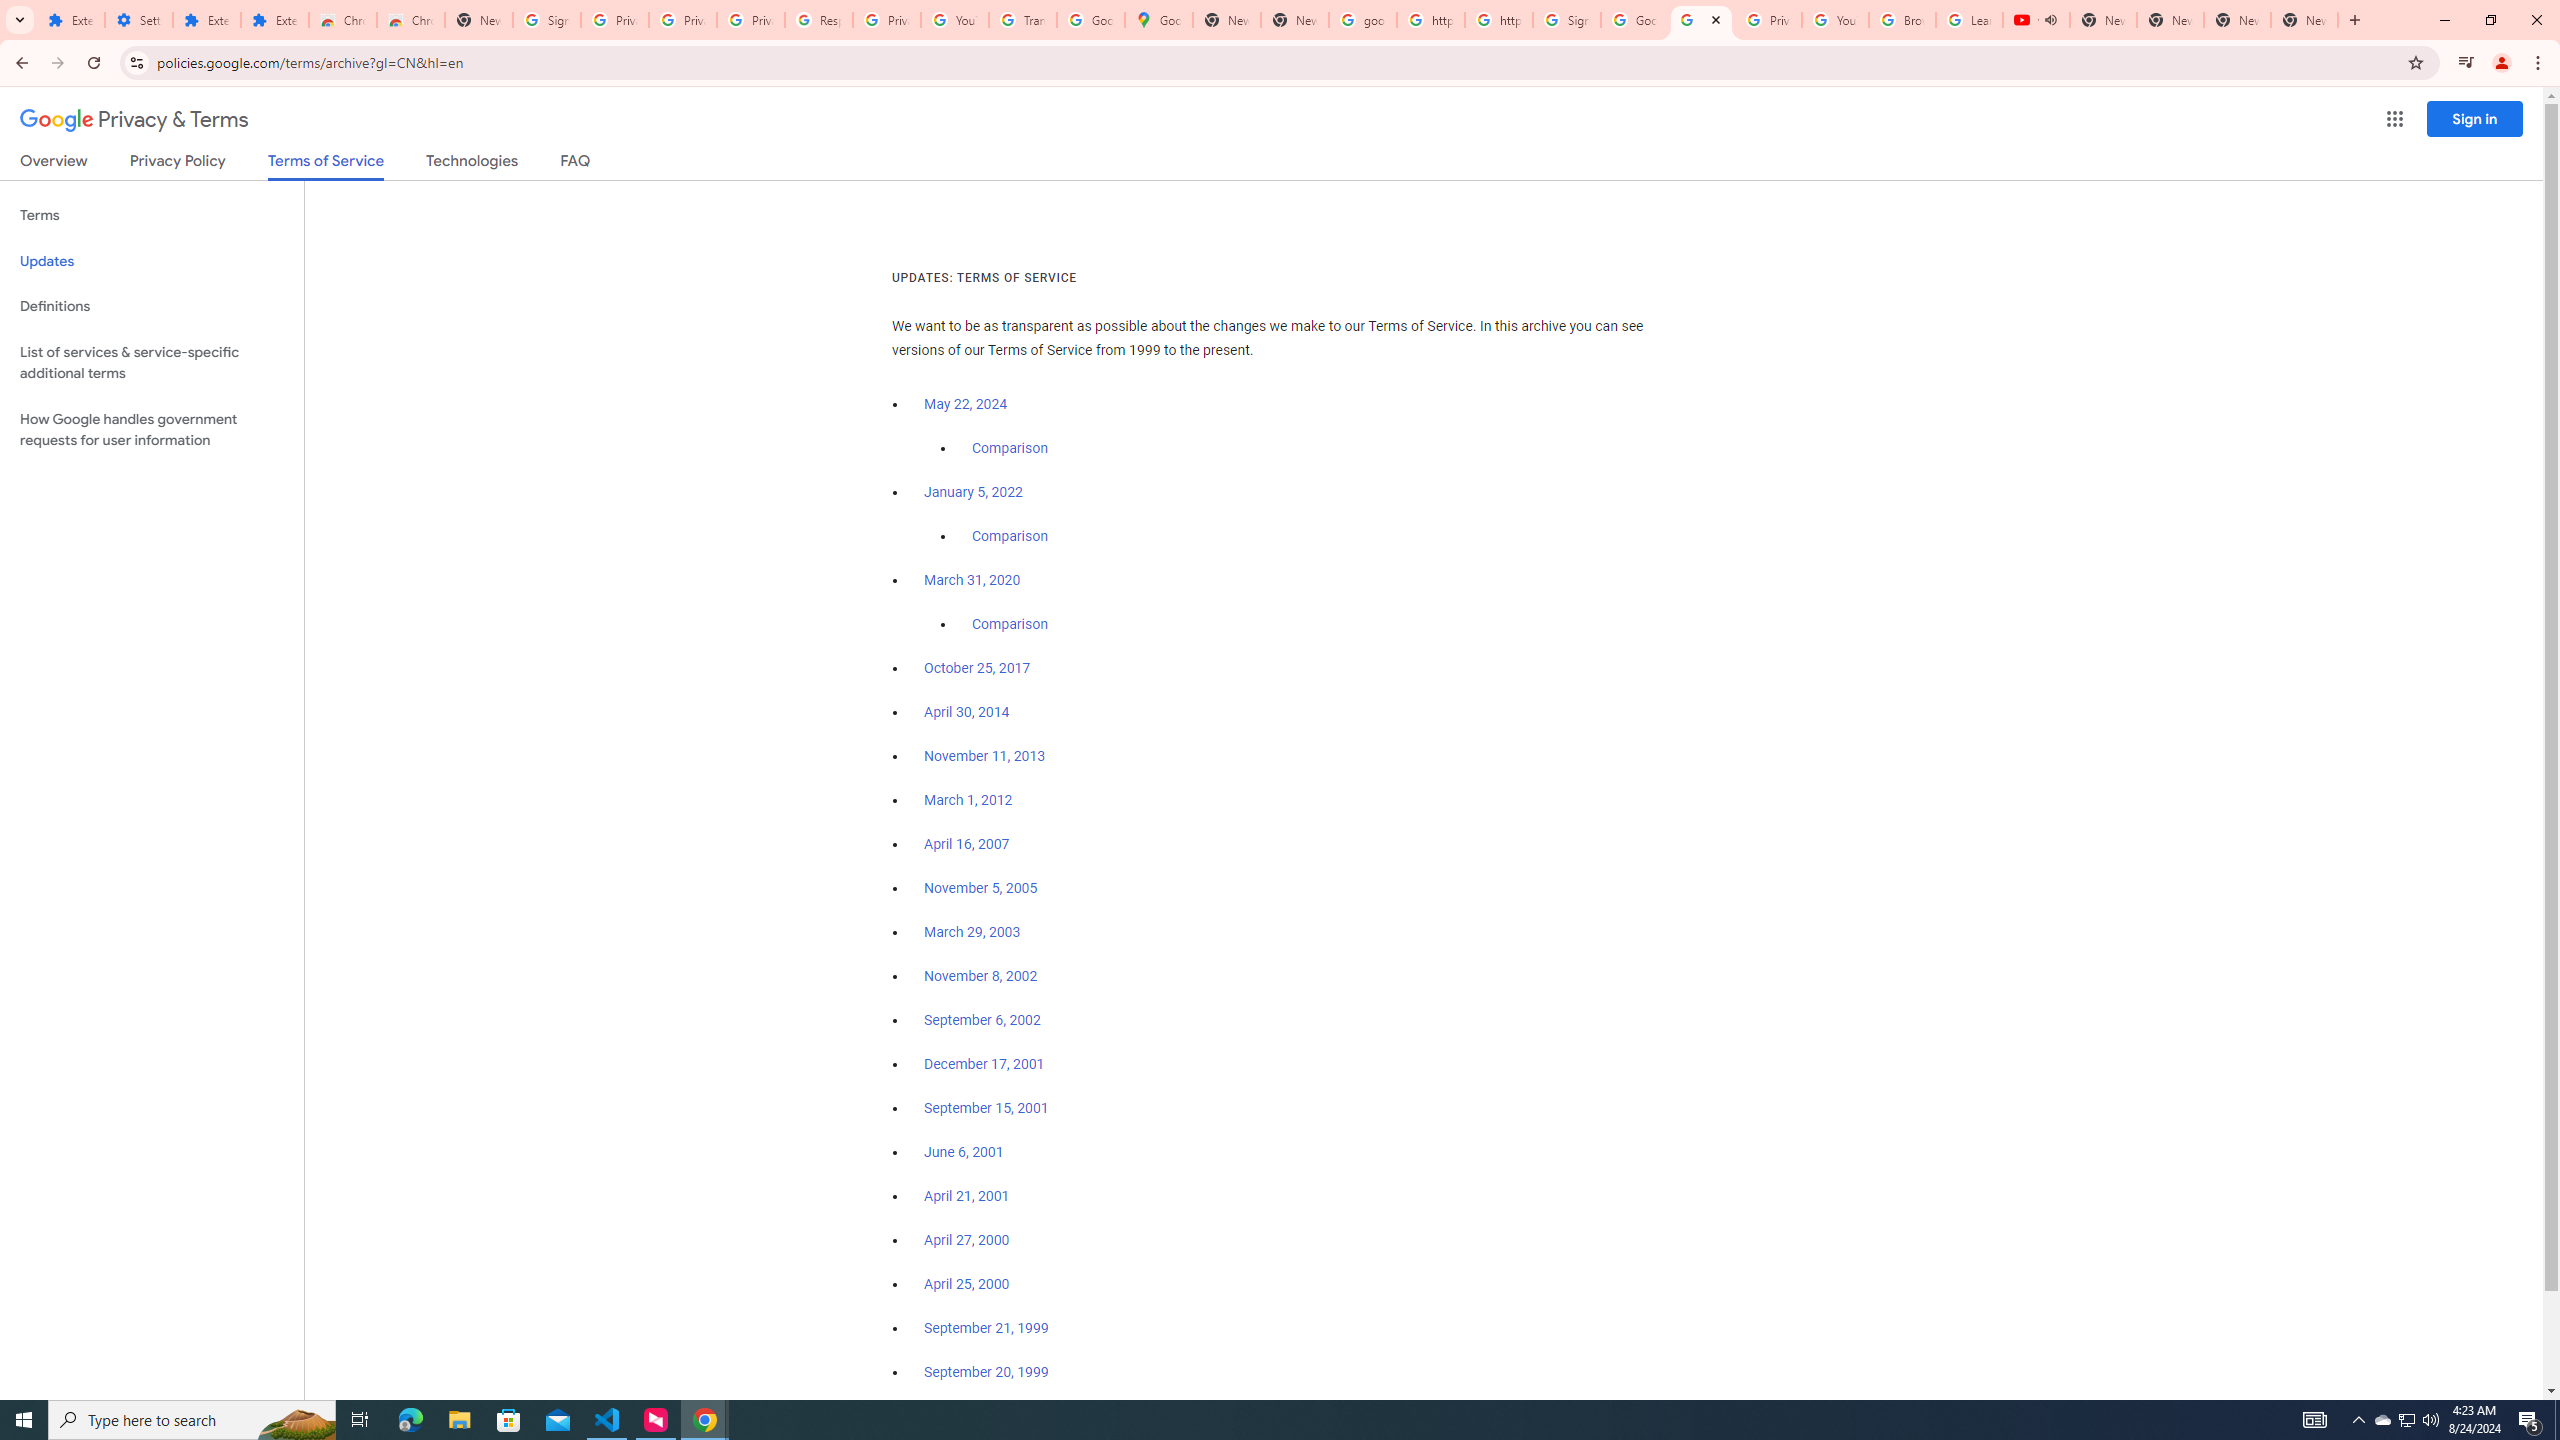  I want to click on 'YouTube', so click(1834, 19).